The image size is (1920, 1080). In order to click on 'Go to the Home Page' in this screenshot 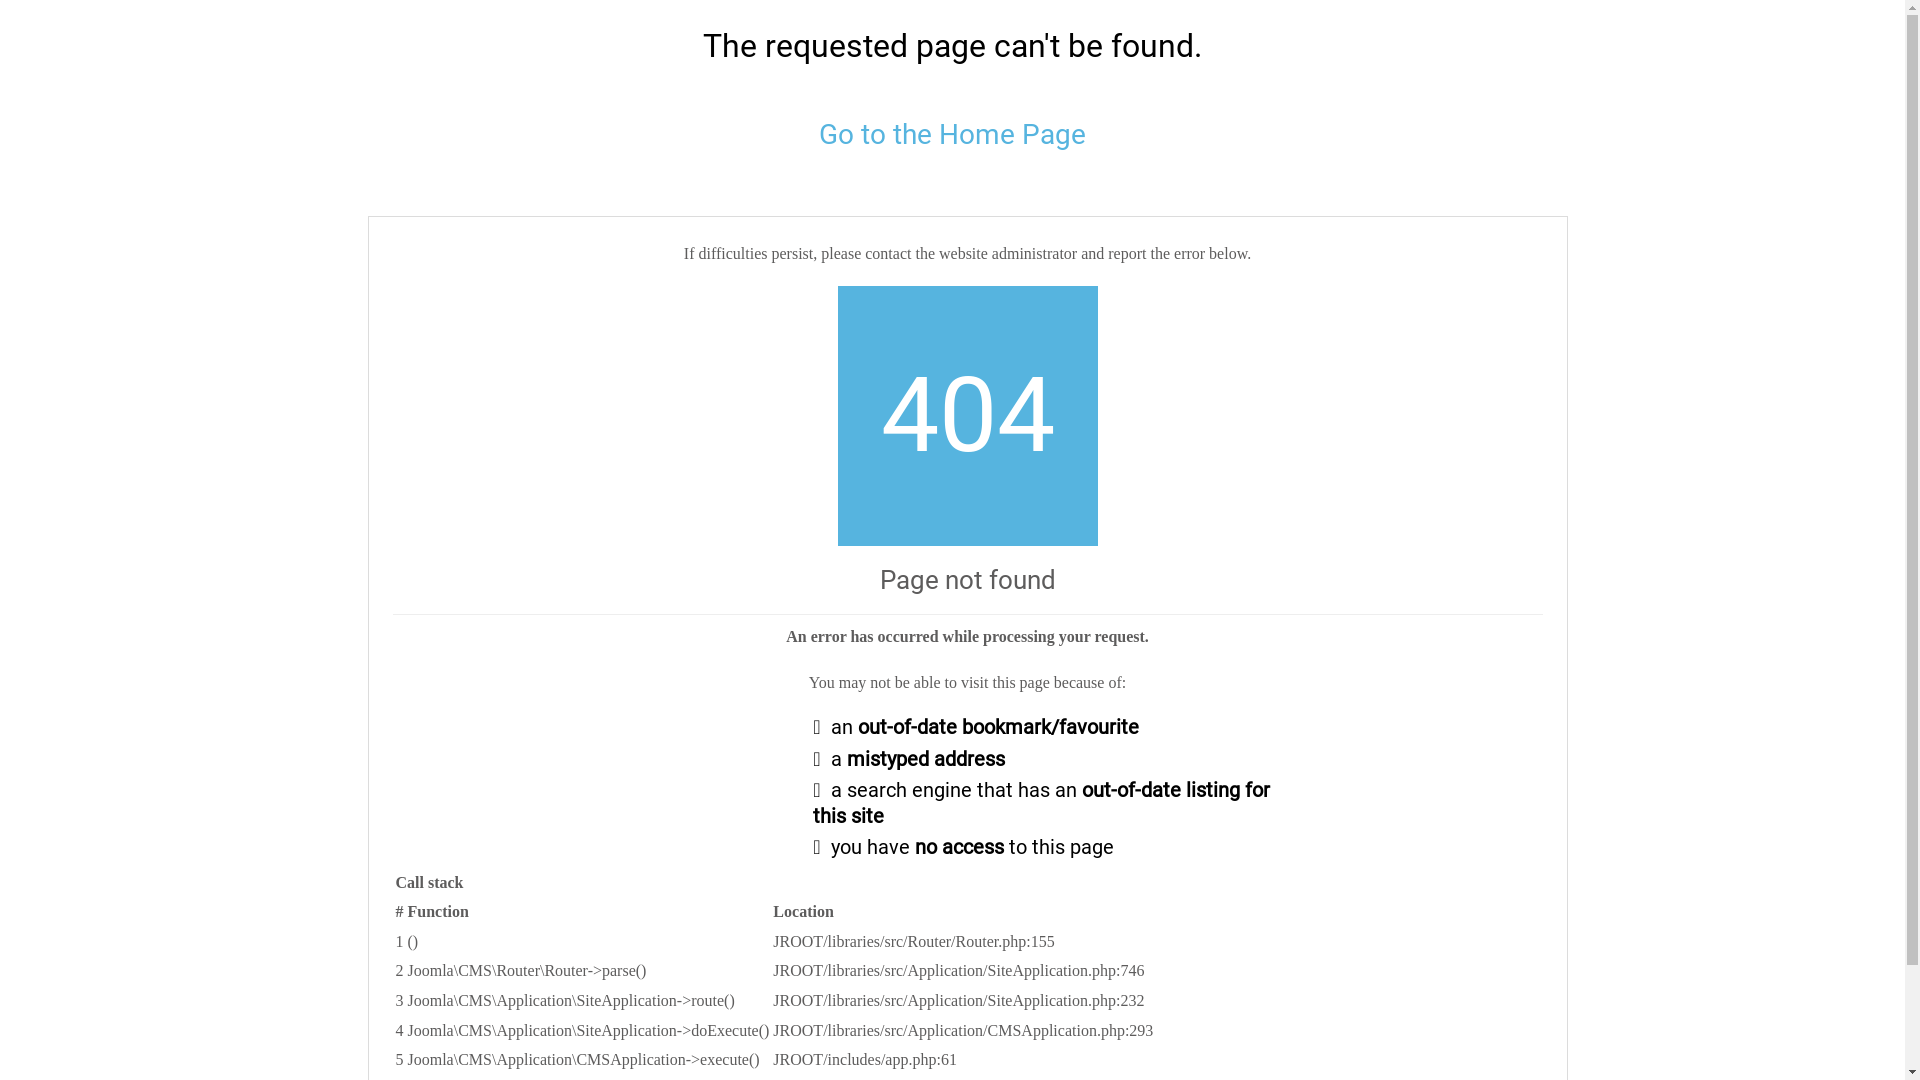, I will do `click(819, 134)`.